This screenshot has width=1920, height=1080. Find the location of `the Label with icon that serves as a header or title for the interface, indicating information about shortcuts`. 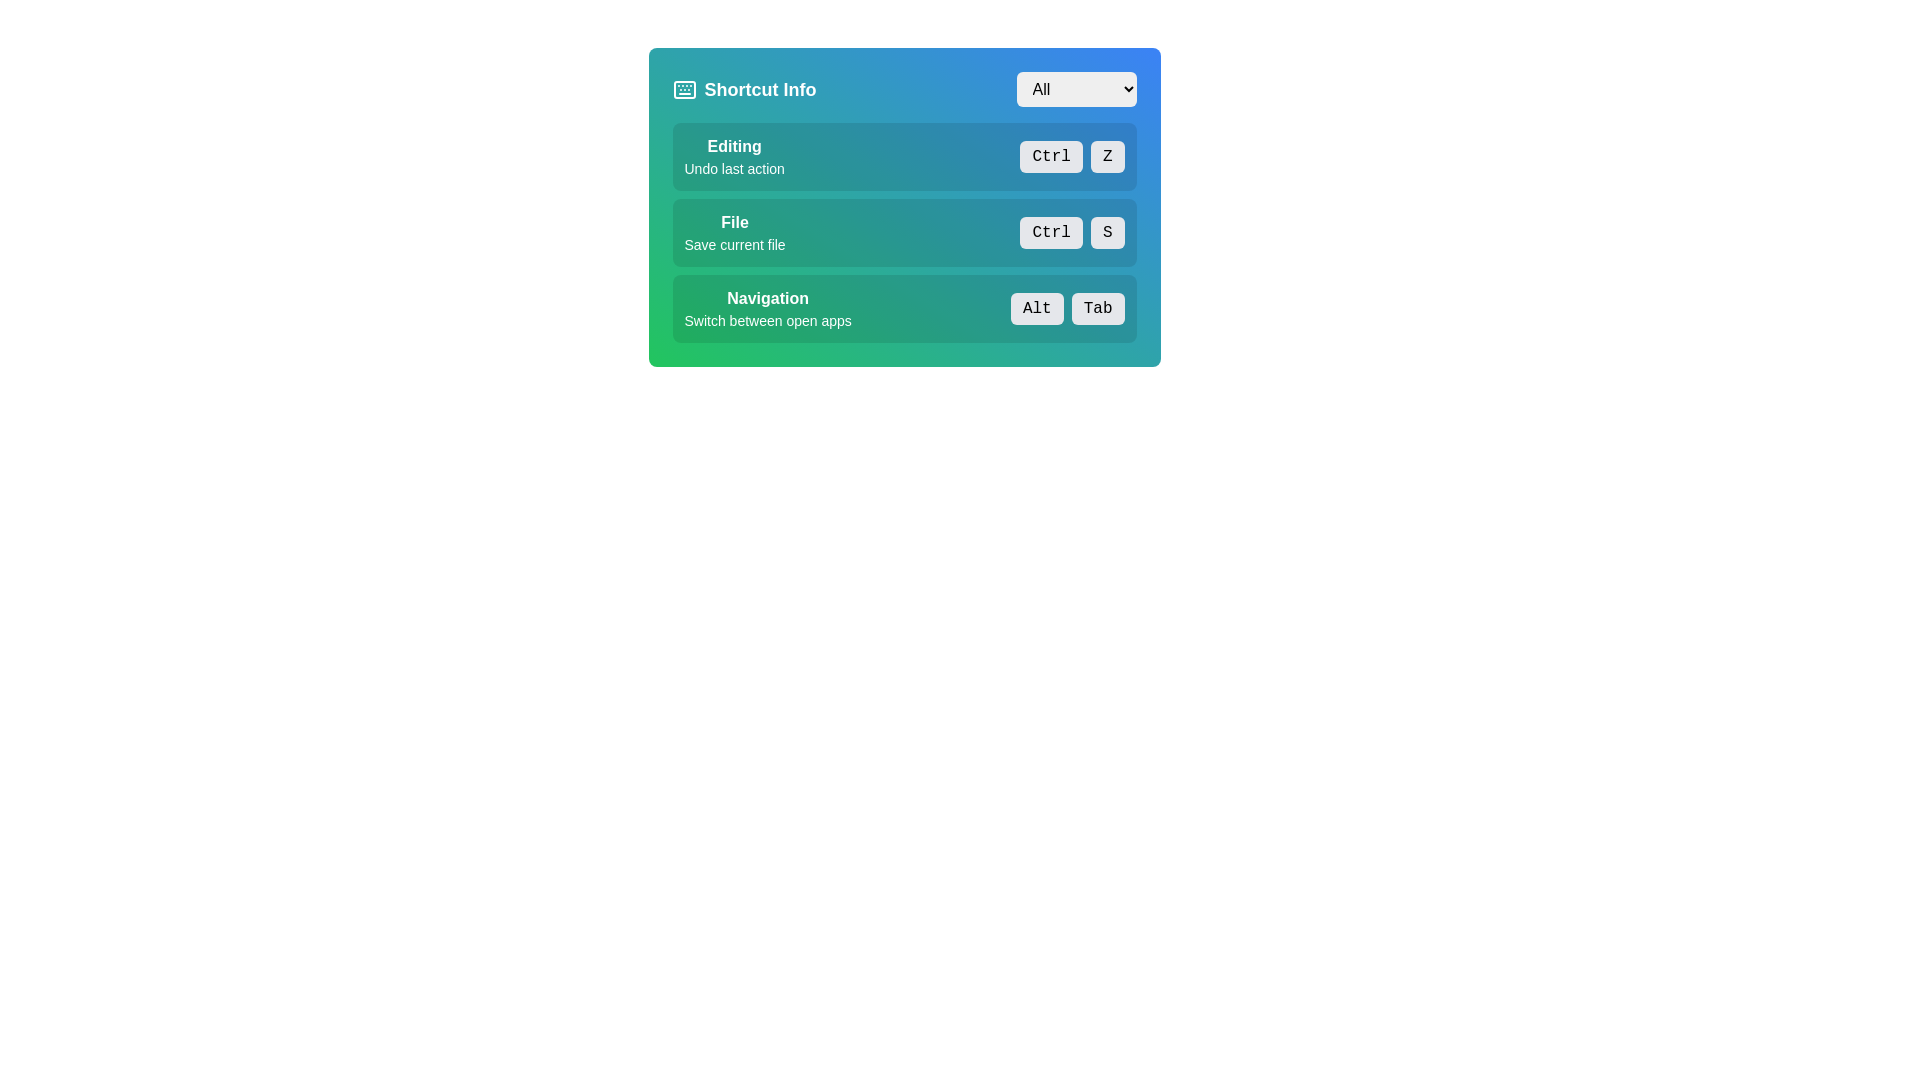

the Label with icon that serves as a header or title for the interface, indicating information about shortcuts is located at coordinates (743, 88).